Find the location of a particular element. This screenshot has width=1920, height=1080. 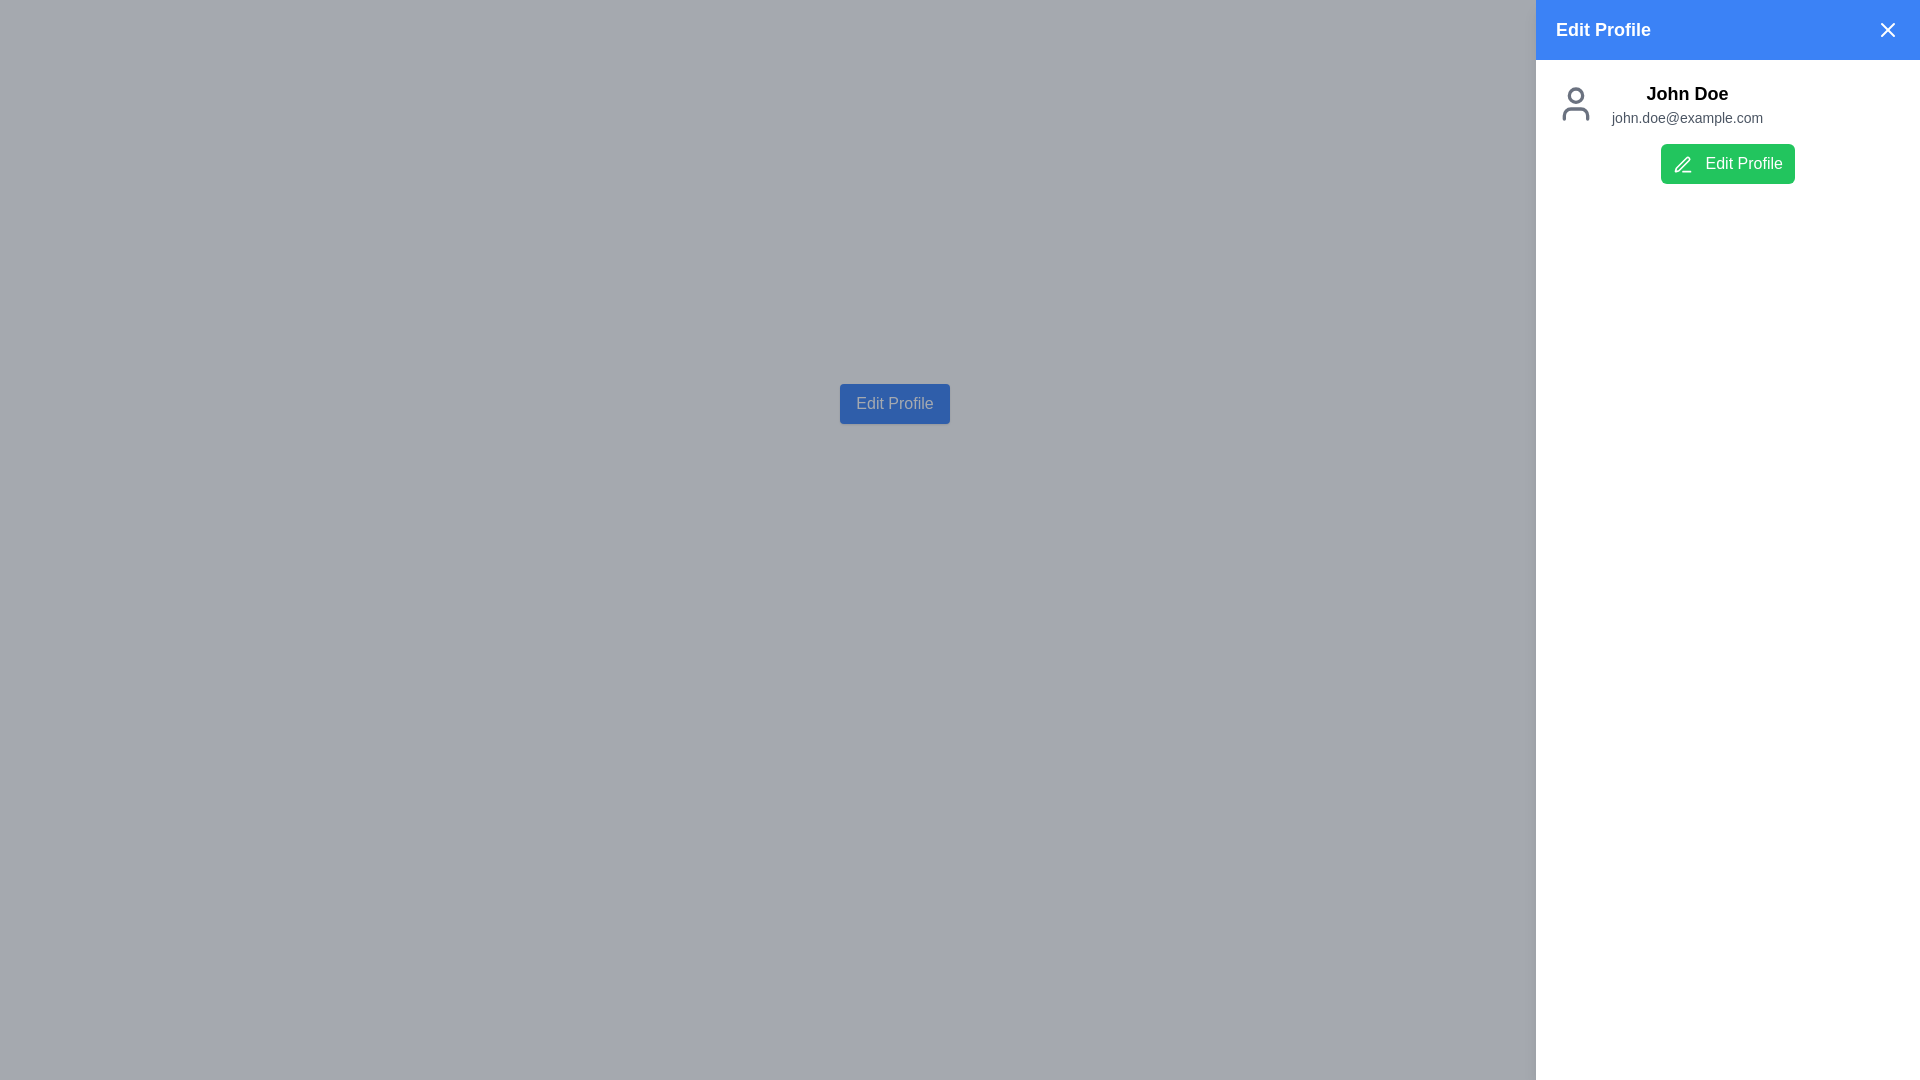

the lower semicircular part of the user profile icon representation, which is located beneath the circular head icon on the right section of the interface is located at coordinates (1574, 114).